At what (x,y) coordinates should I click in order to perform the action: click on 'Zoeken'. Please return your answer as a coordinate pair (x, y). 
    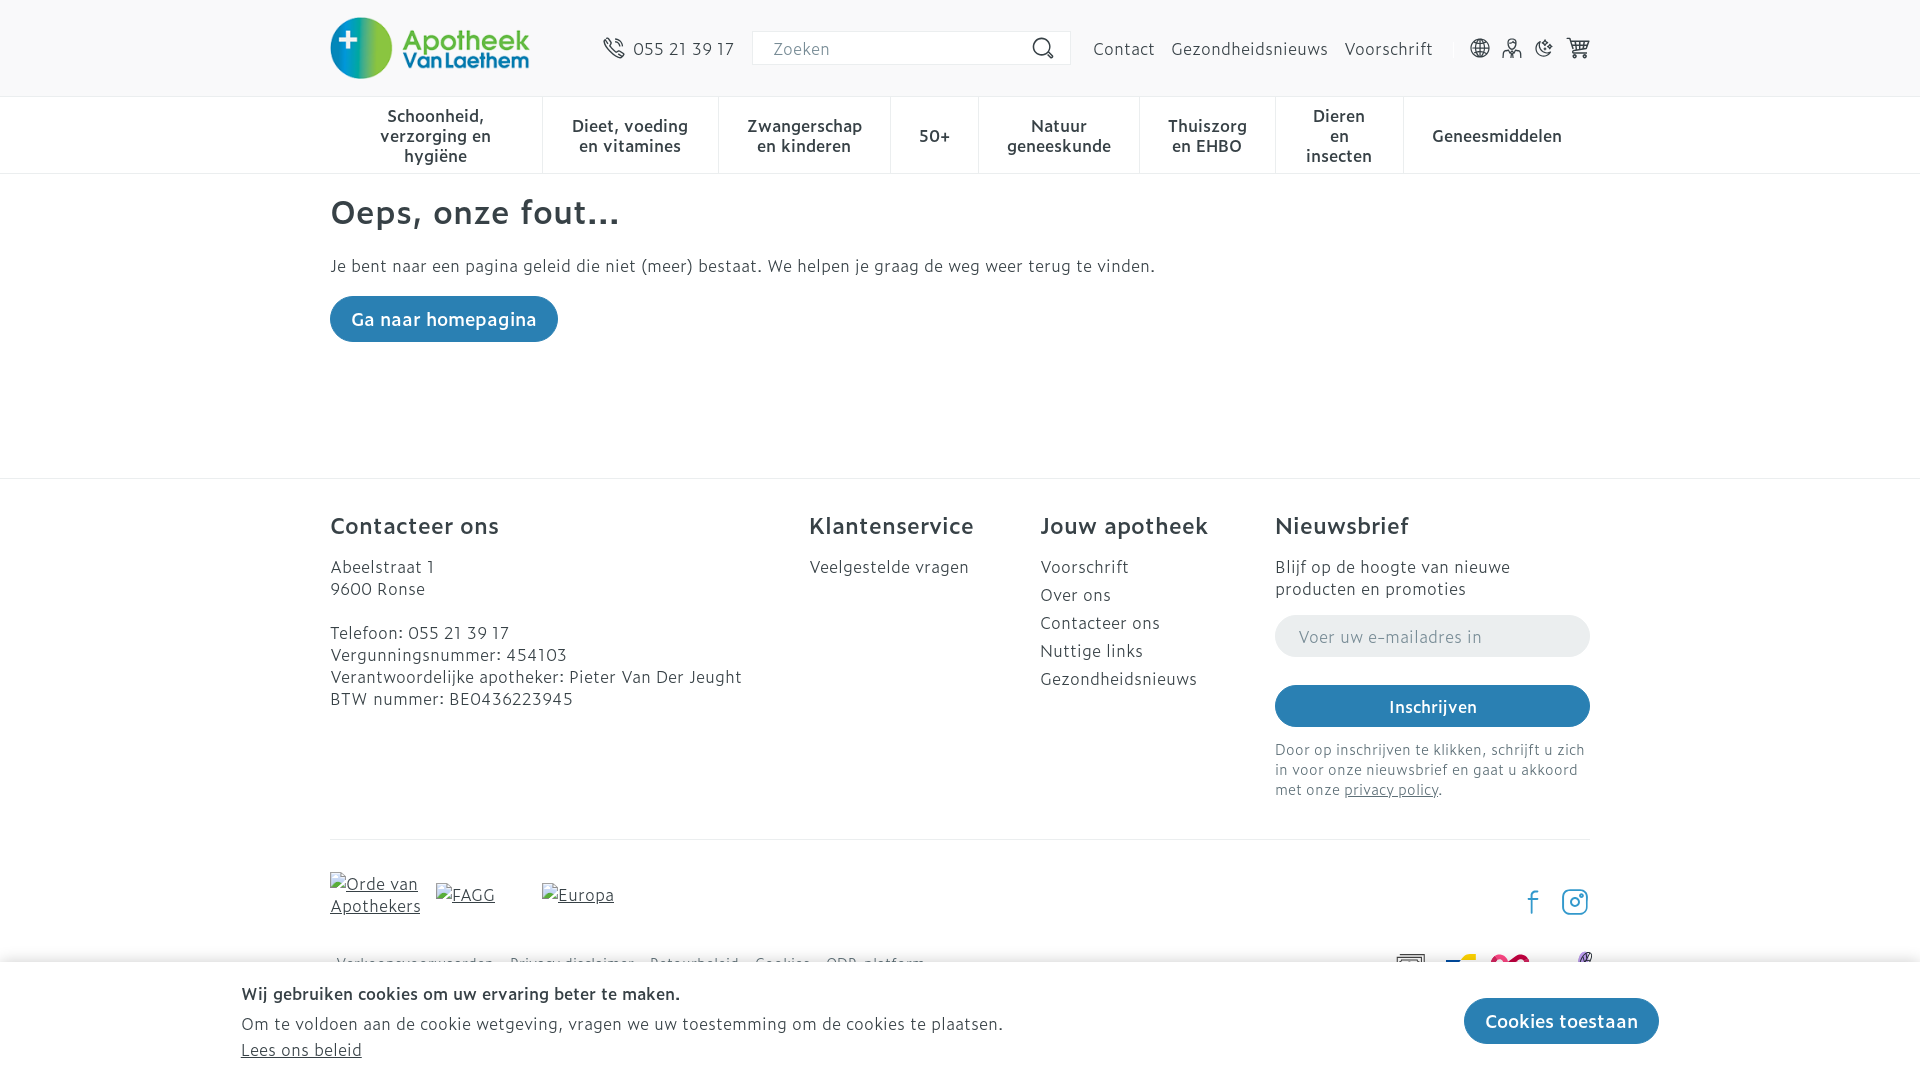
    Looking at the image, I should click on (1041, 46).